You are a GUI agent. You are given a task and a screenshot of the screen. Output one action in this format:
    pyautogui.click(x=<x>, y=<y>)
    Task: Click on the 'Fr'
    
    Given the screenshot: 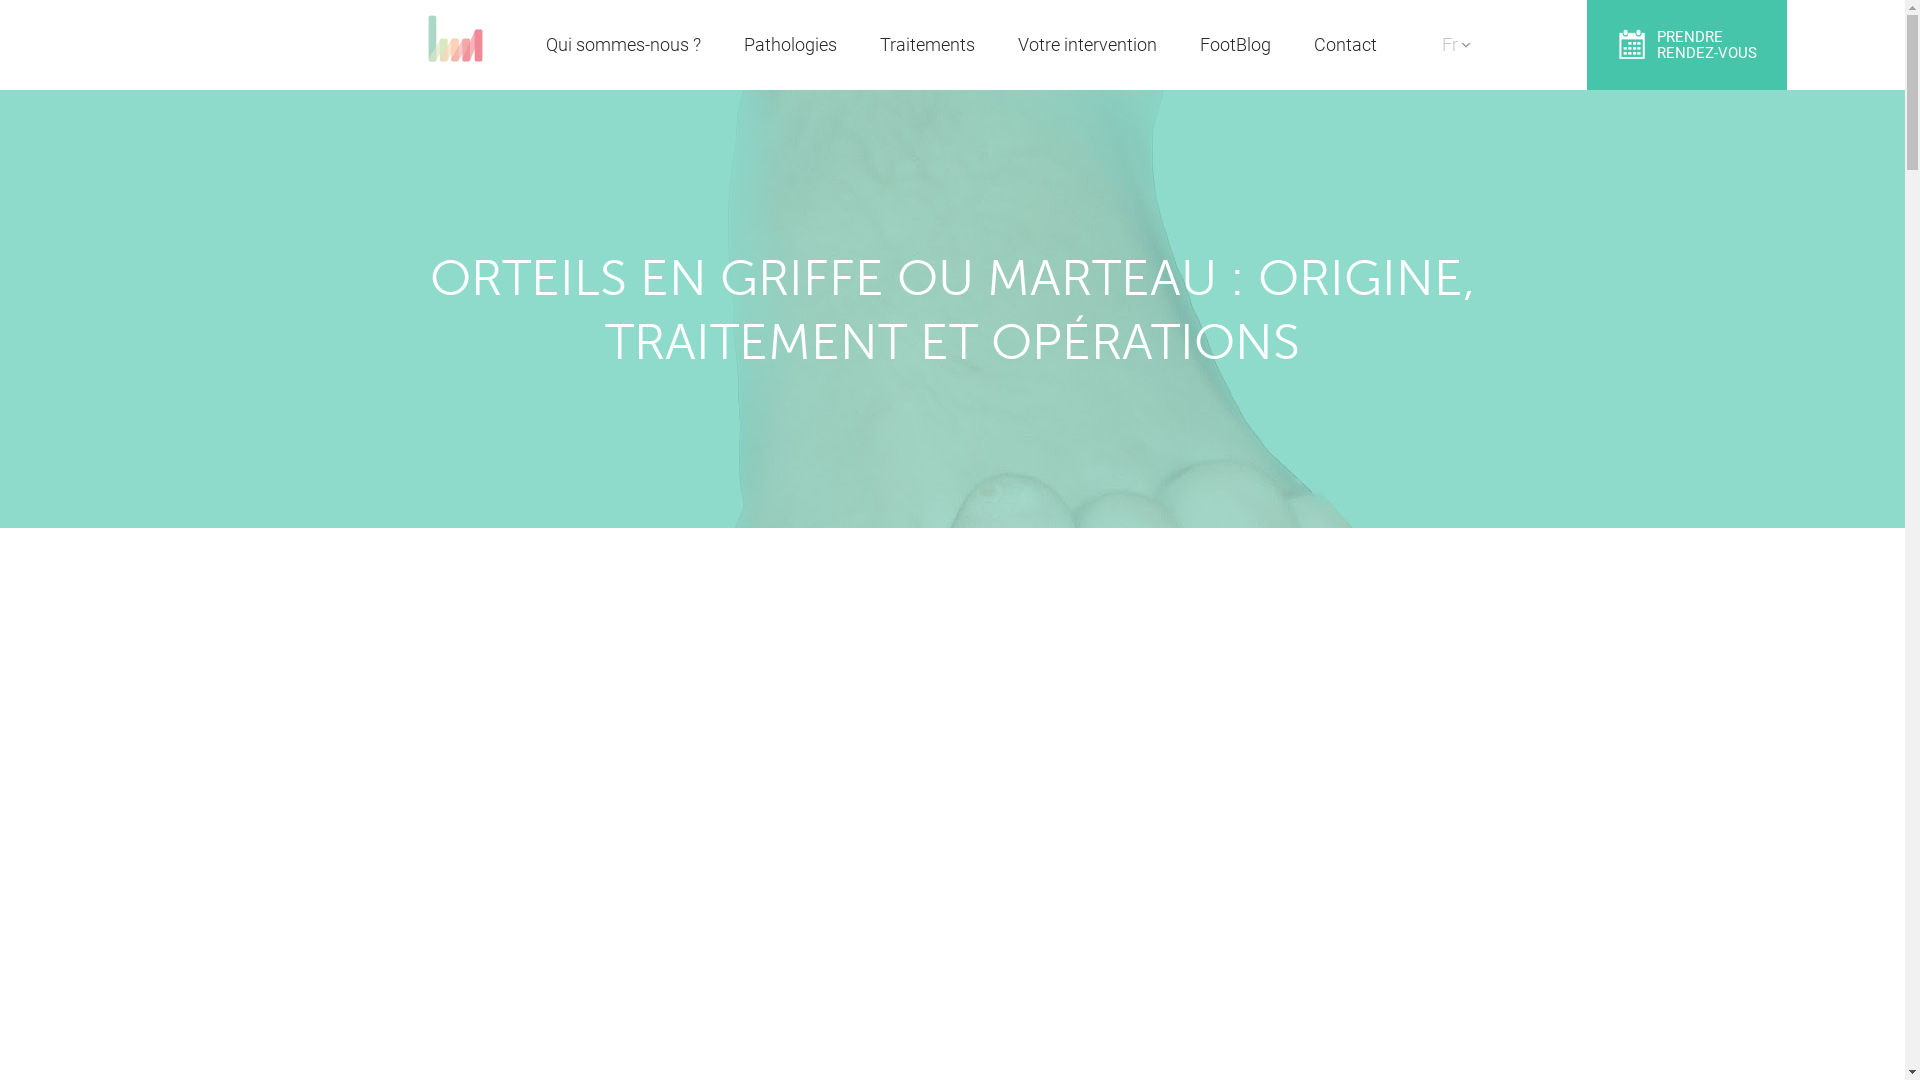 What is the action you would take?
    pyautogui.click(x=1449, y=27)
    